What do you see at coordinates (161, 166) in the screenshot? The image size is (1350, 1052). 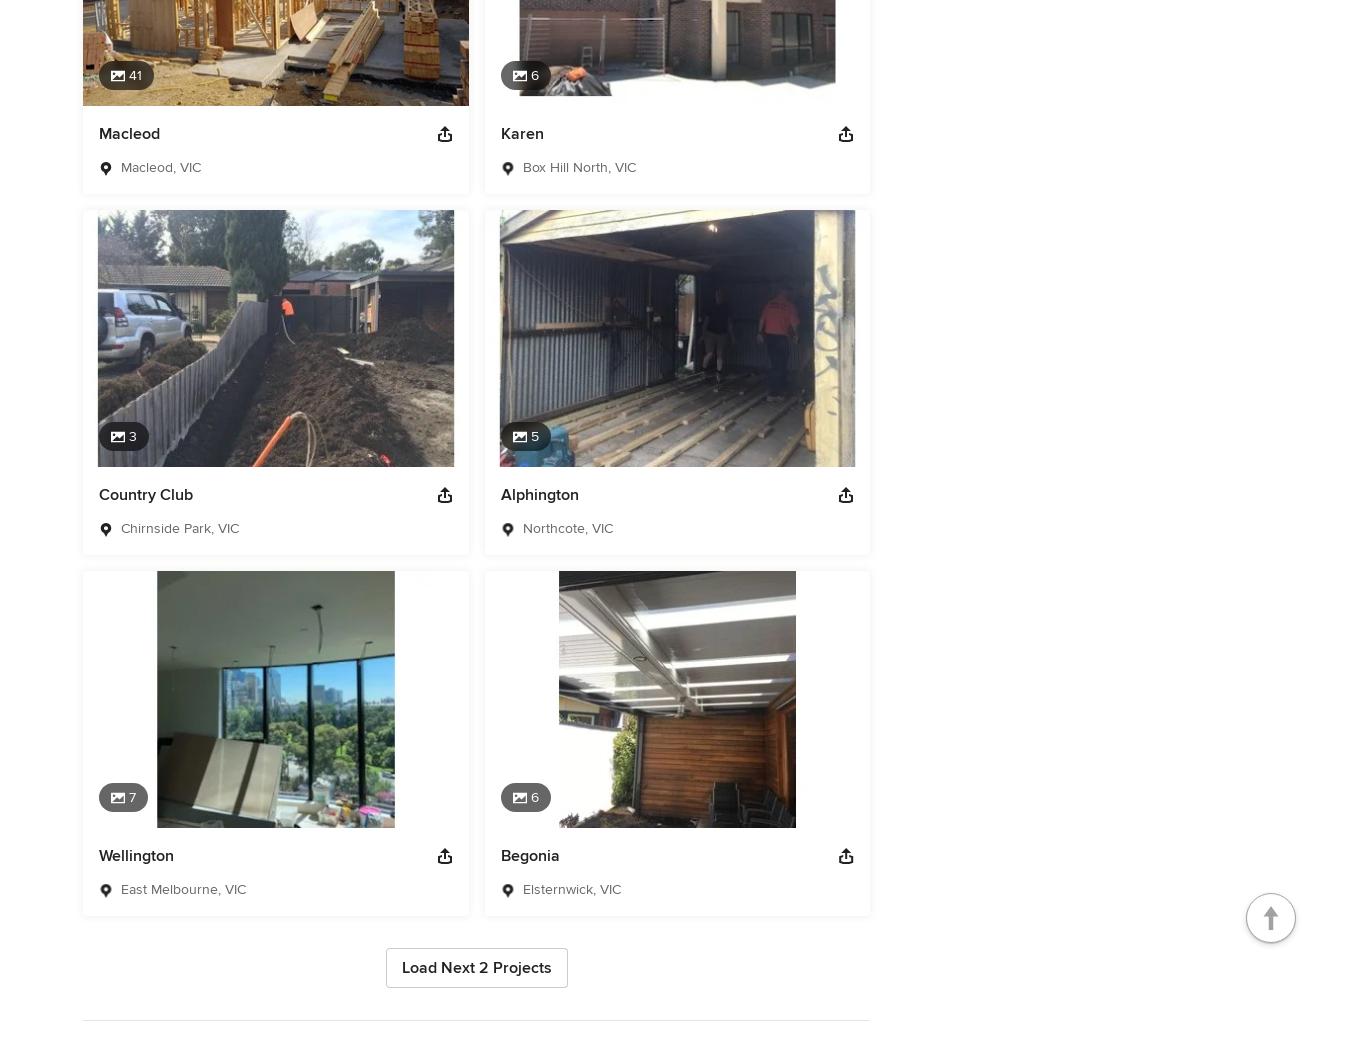 I see `'Macleod, VIC'` at bounding box center [161, 166].